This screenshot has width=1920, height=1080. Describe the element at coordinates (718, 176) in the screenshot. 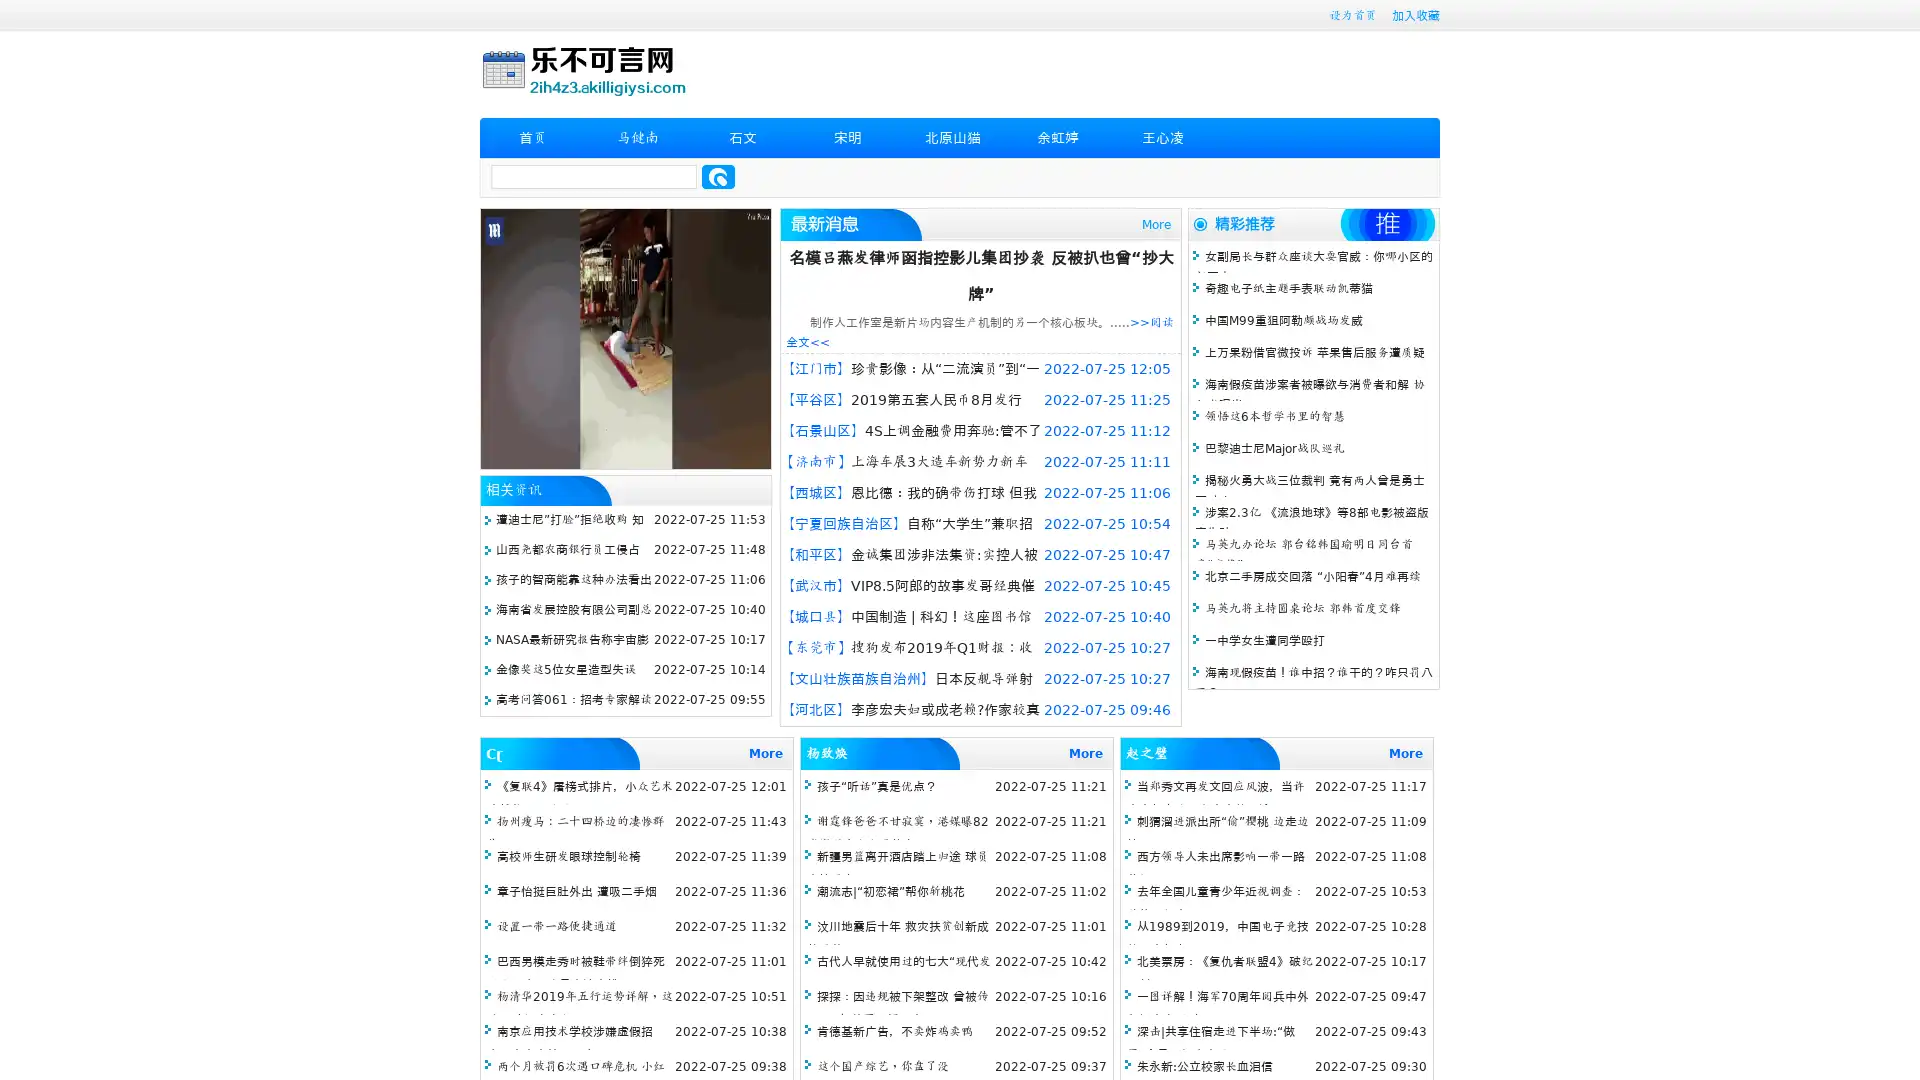

I see `Search` at that location.